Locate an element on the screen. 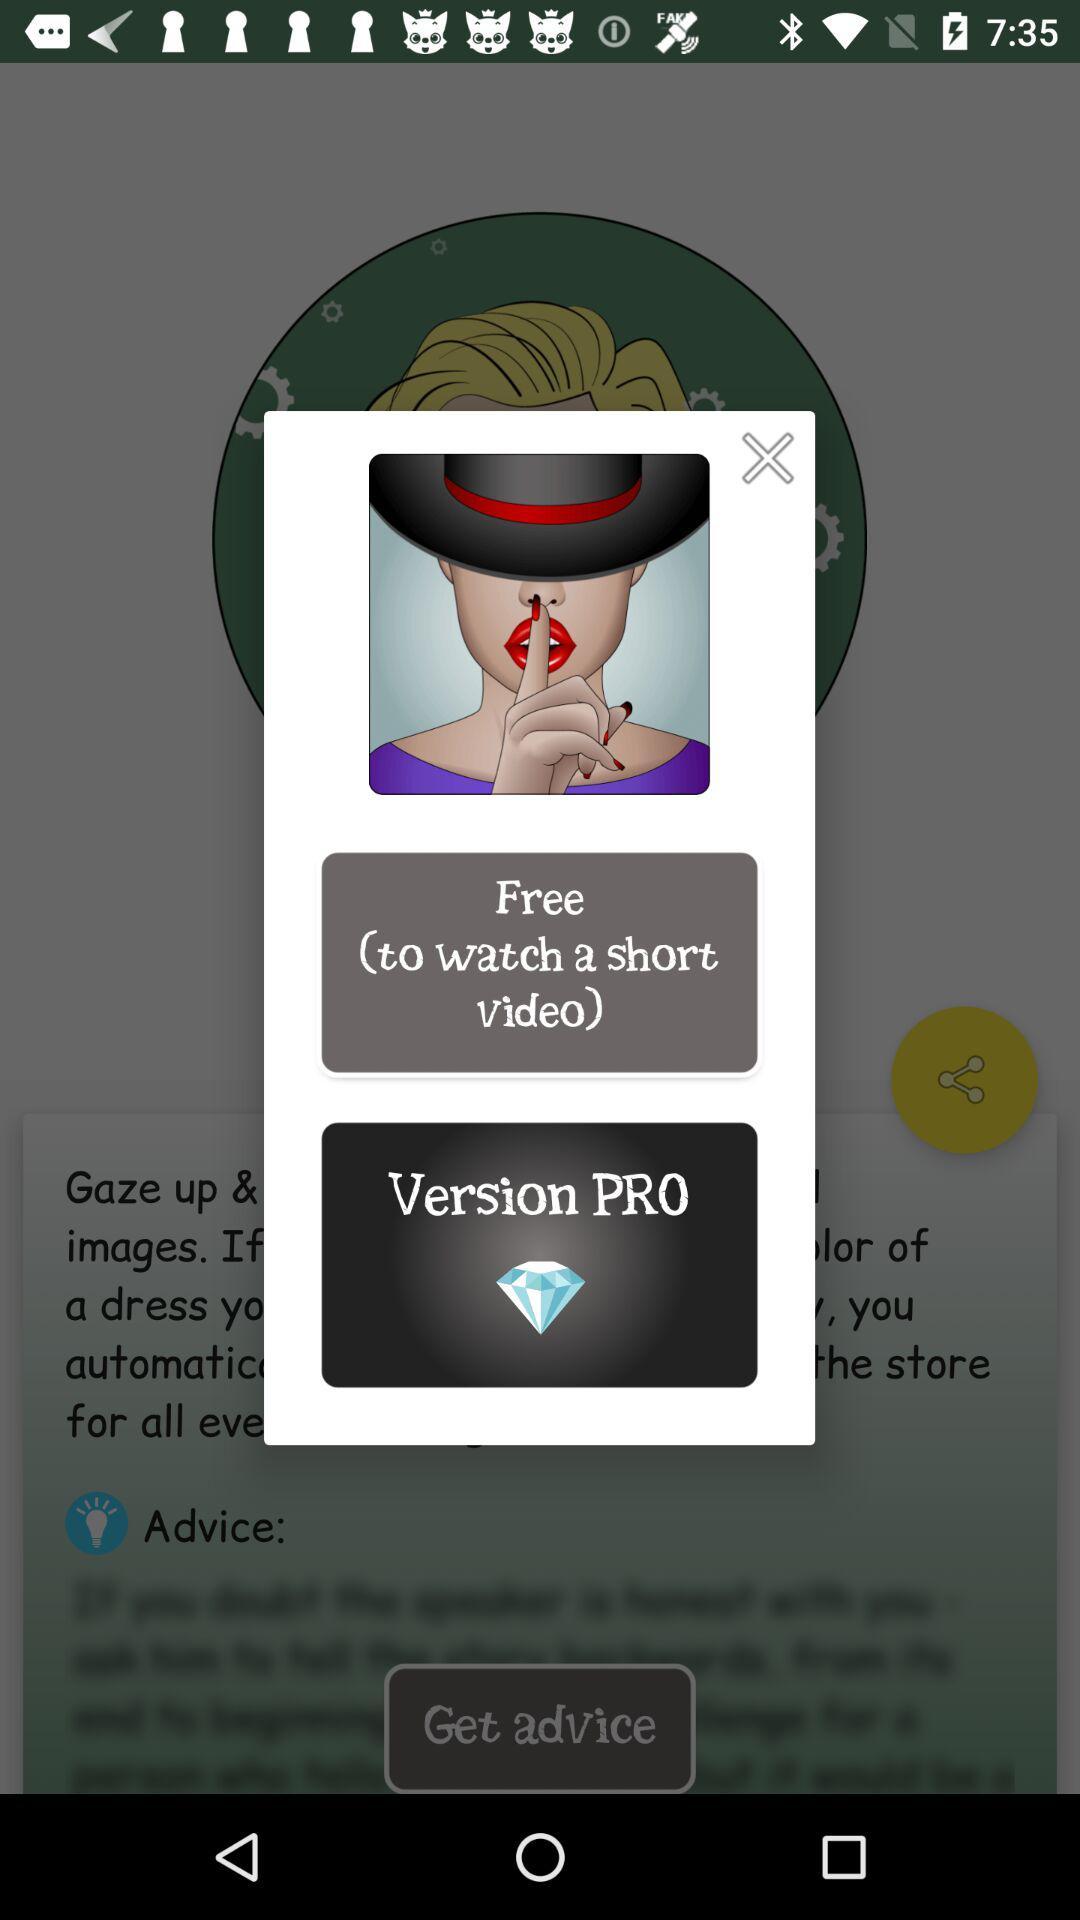  free to watch icon is located at coordinates (538, 962).